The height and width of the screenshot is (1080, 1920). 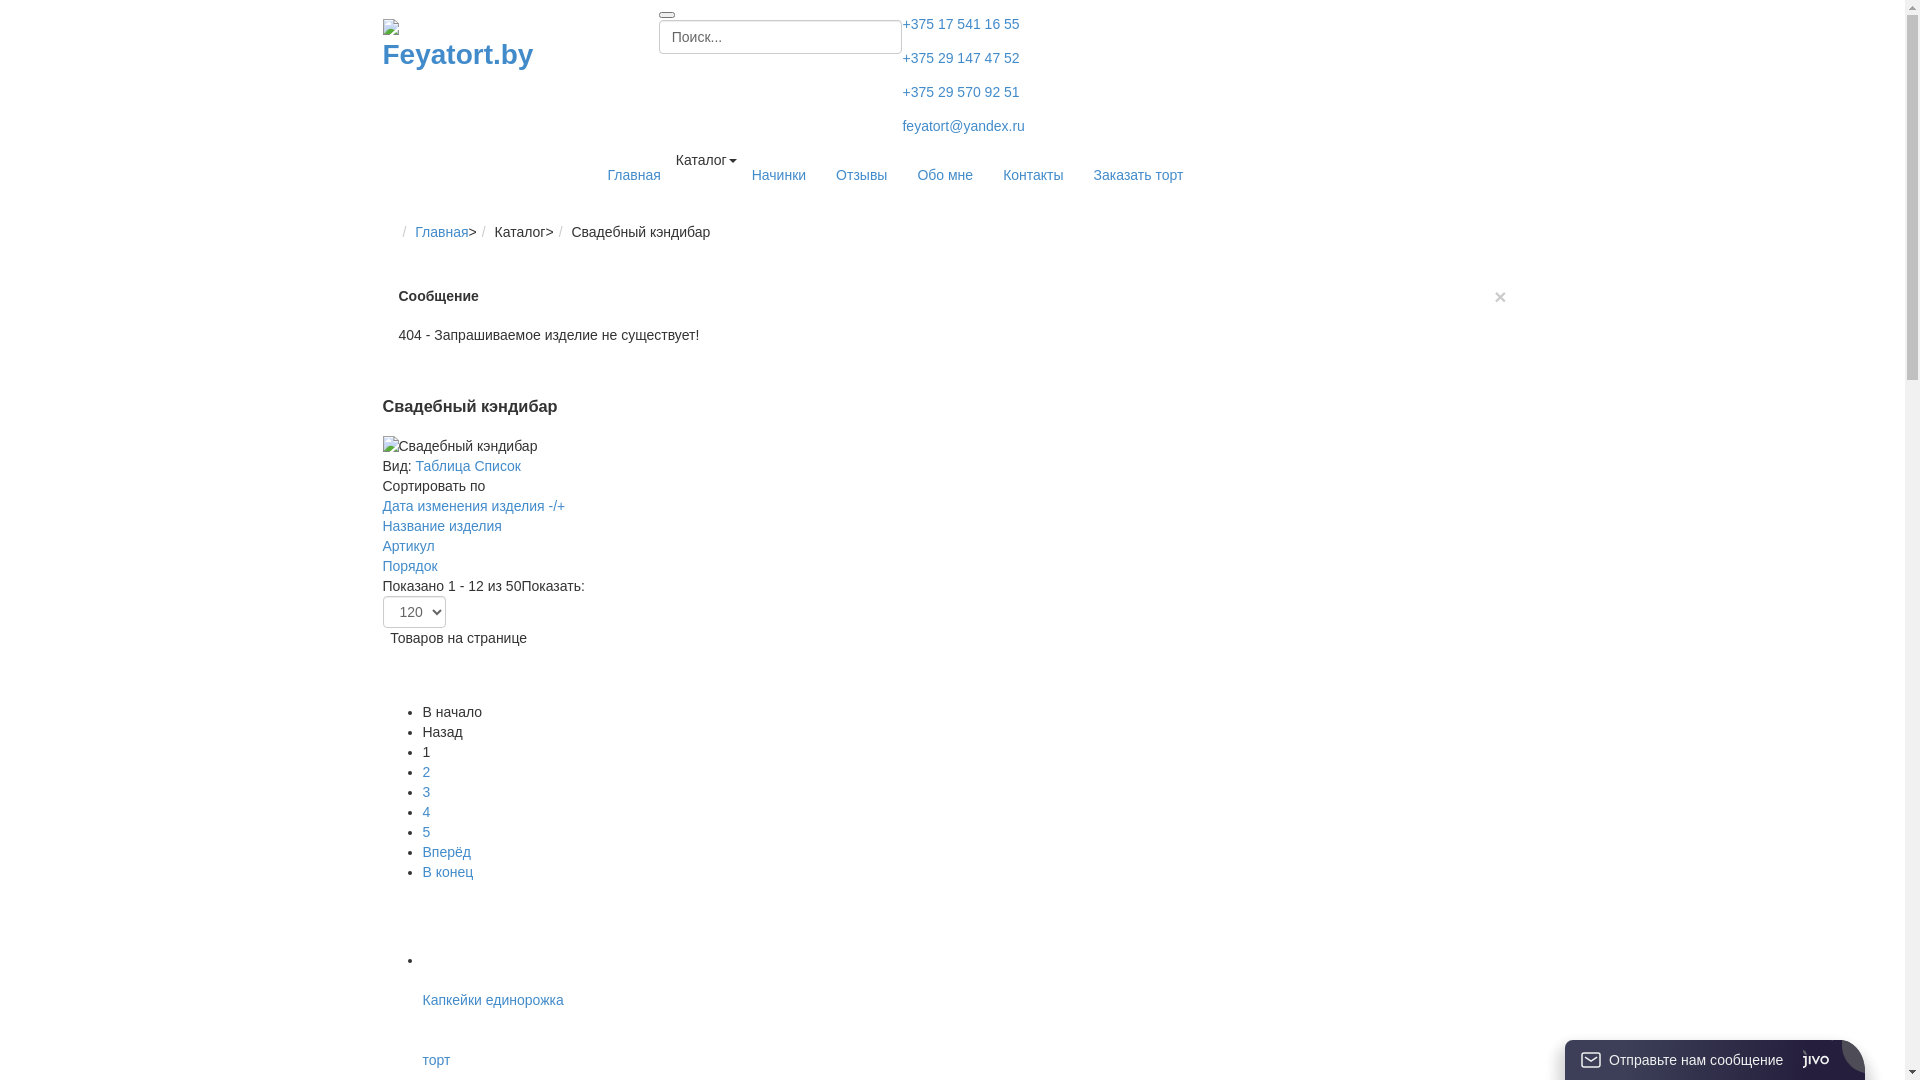 What do you see at coordinates (960, 23) in the screenshot?
I see `'+375 17 541 16 55'` at bounding box center [960, 23].